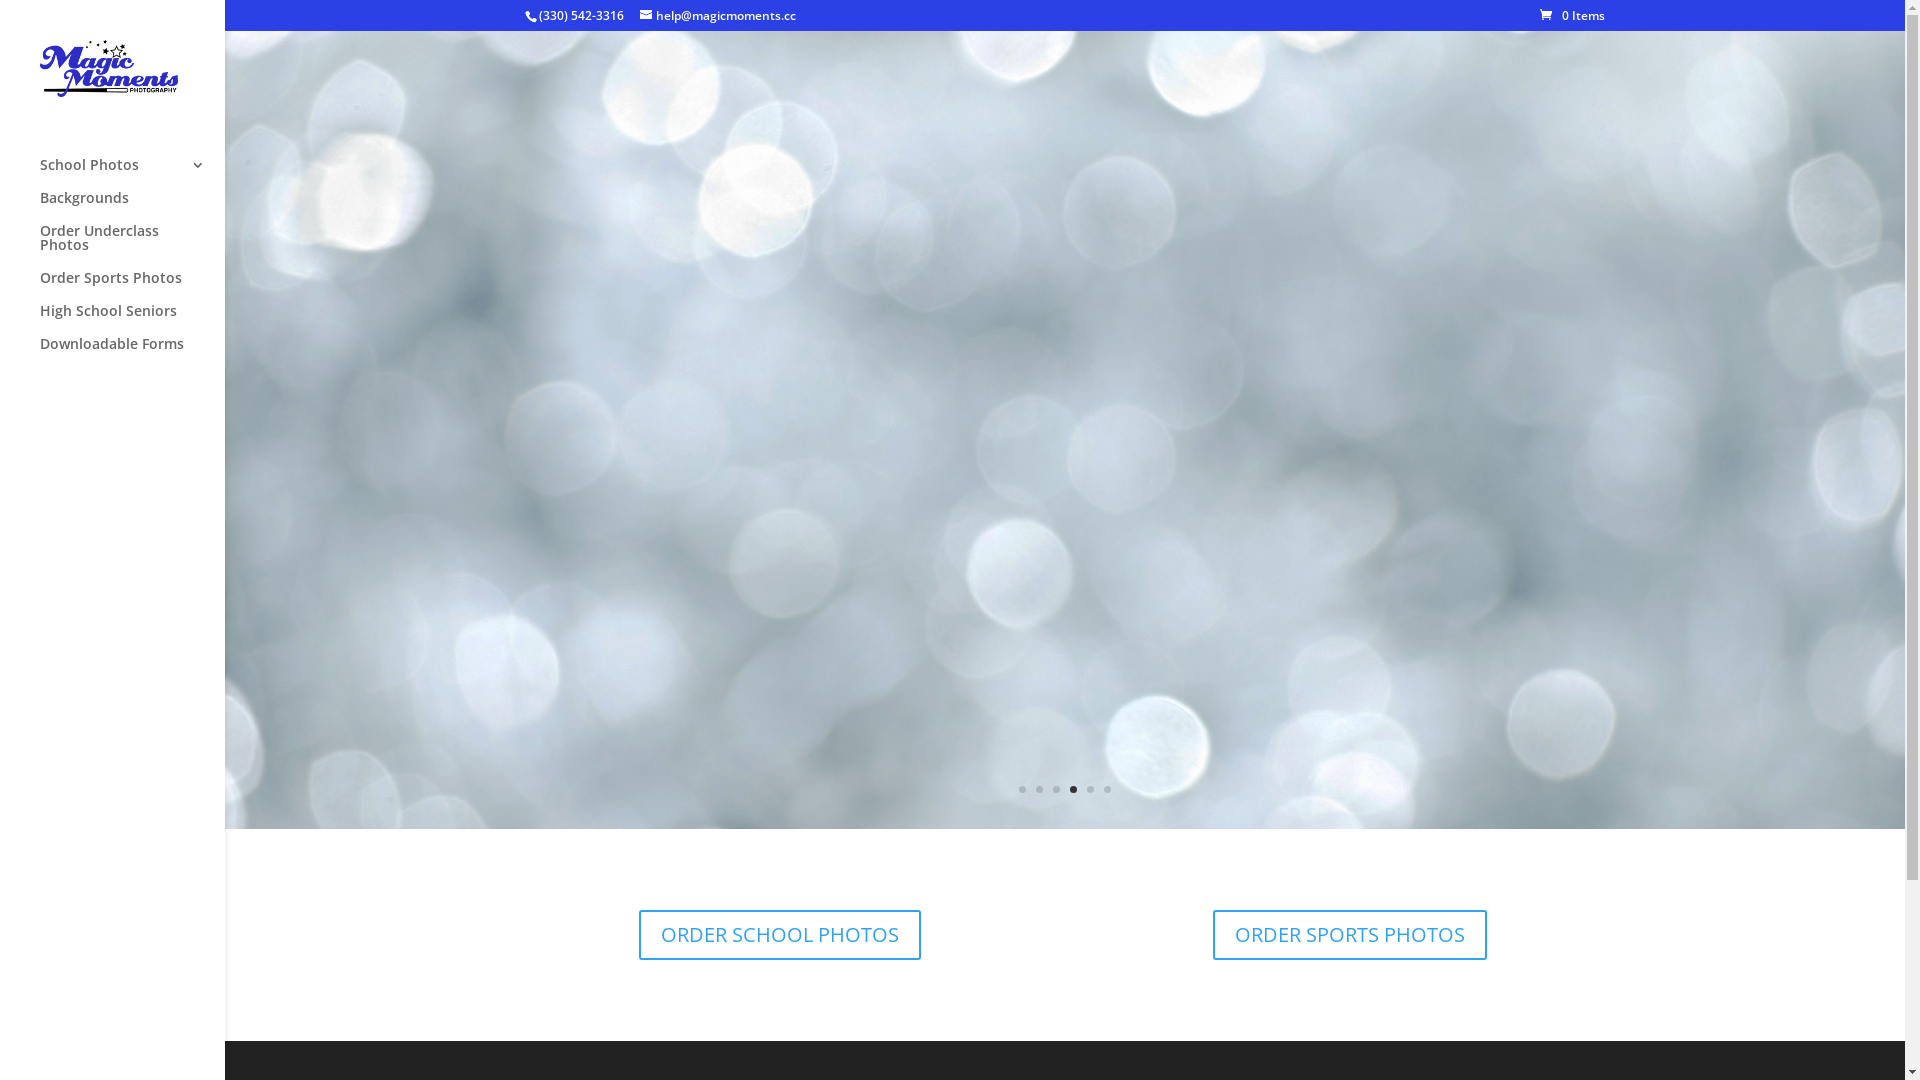  What do you see at coordinates (1055, 788) in the screenshot?
I see `'3'` at bounding box center [1055, 788].